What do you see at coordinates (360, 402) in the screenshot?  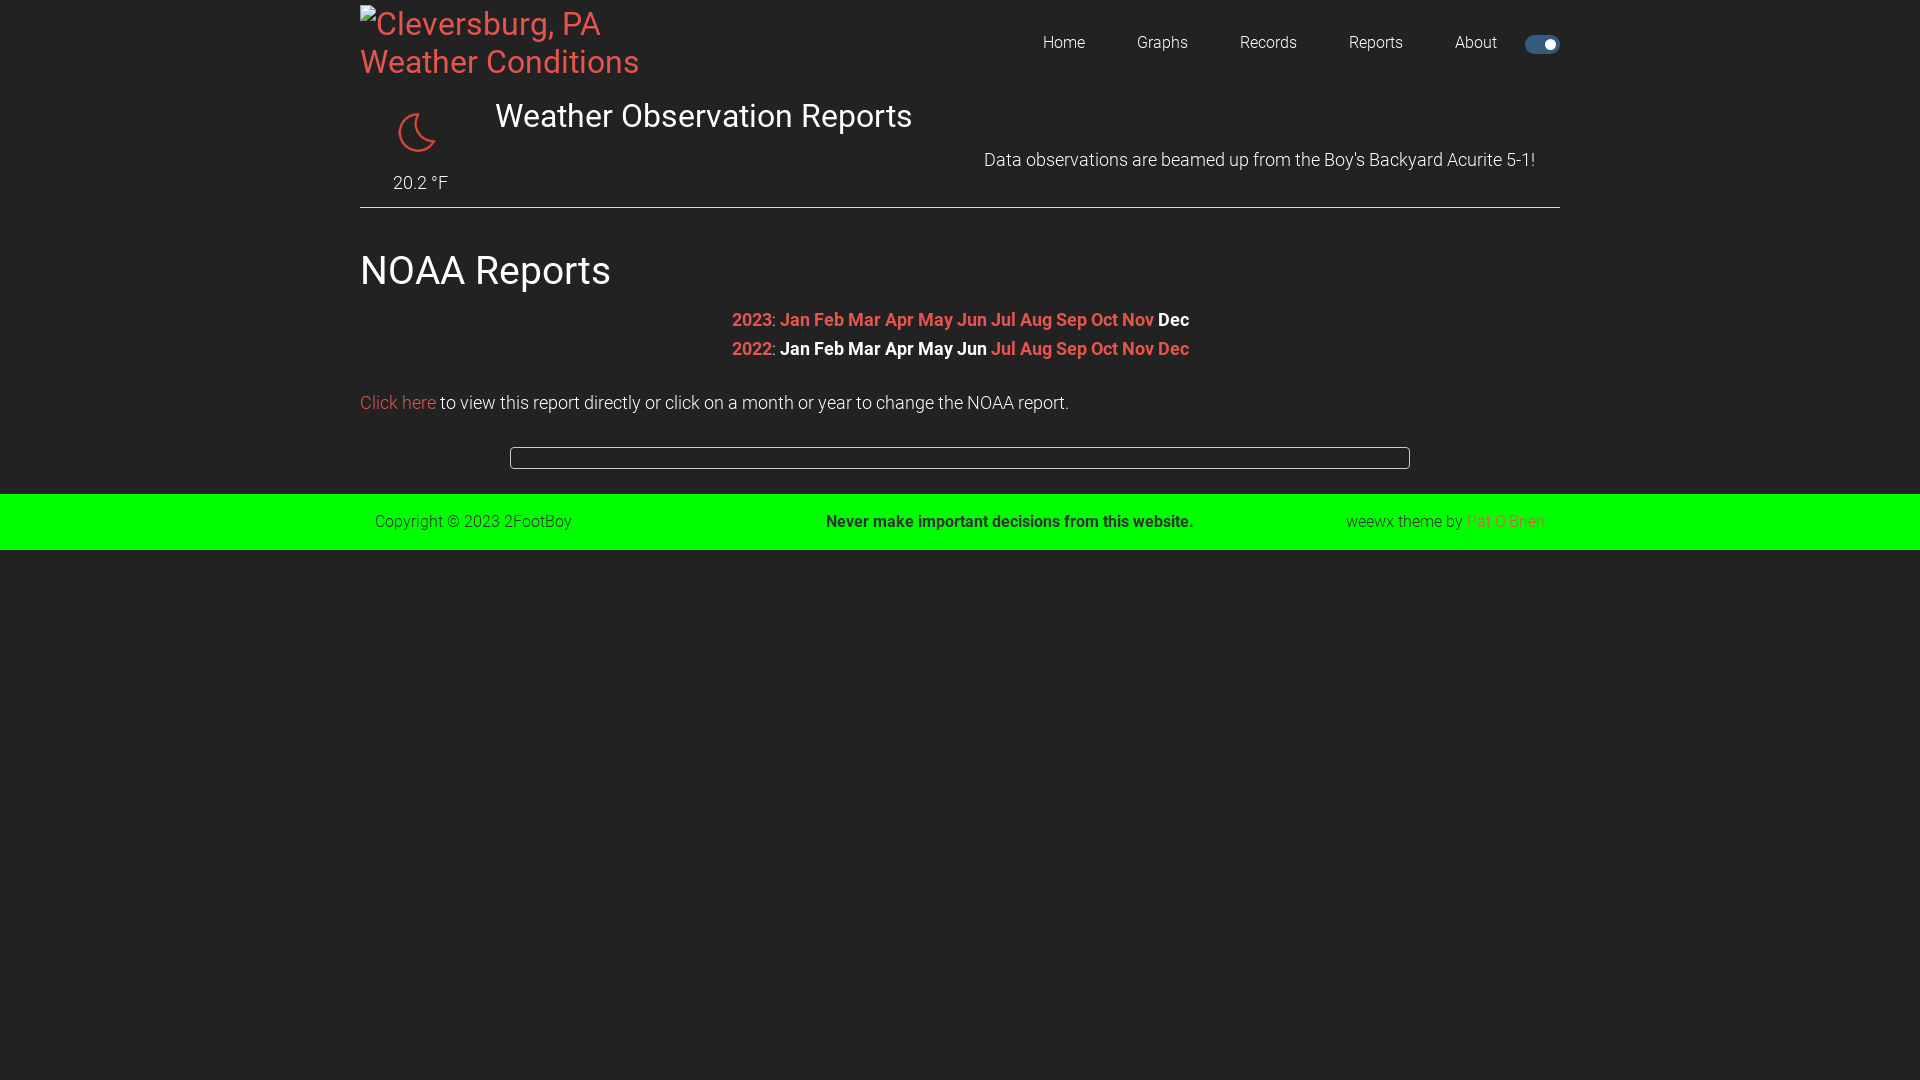 I see `'Click here'` at bounding box center [360, 402].